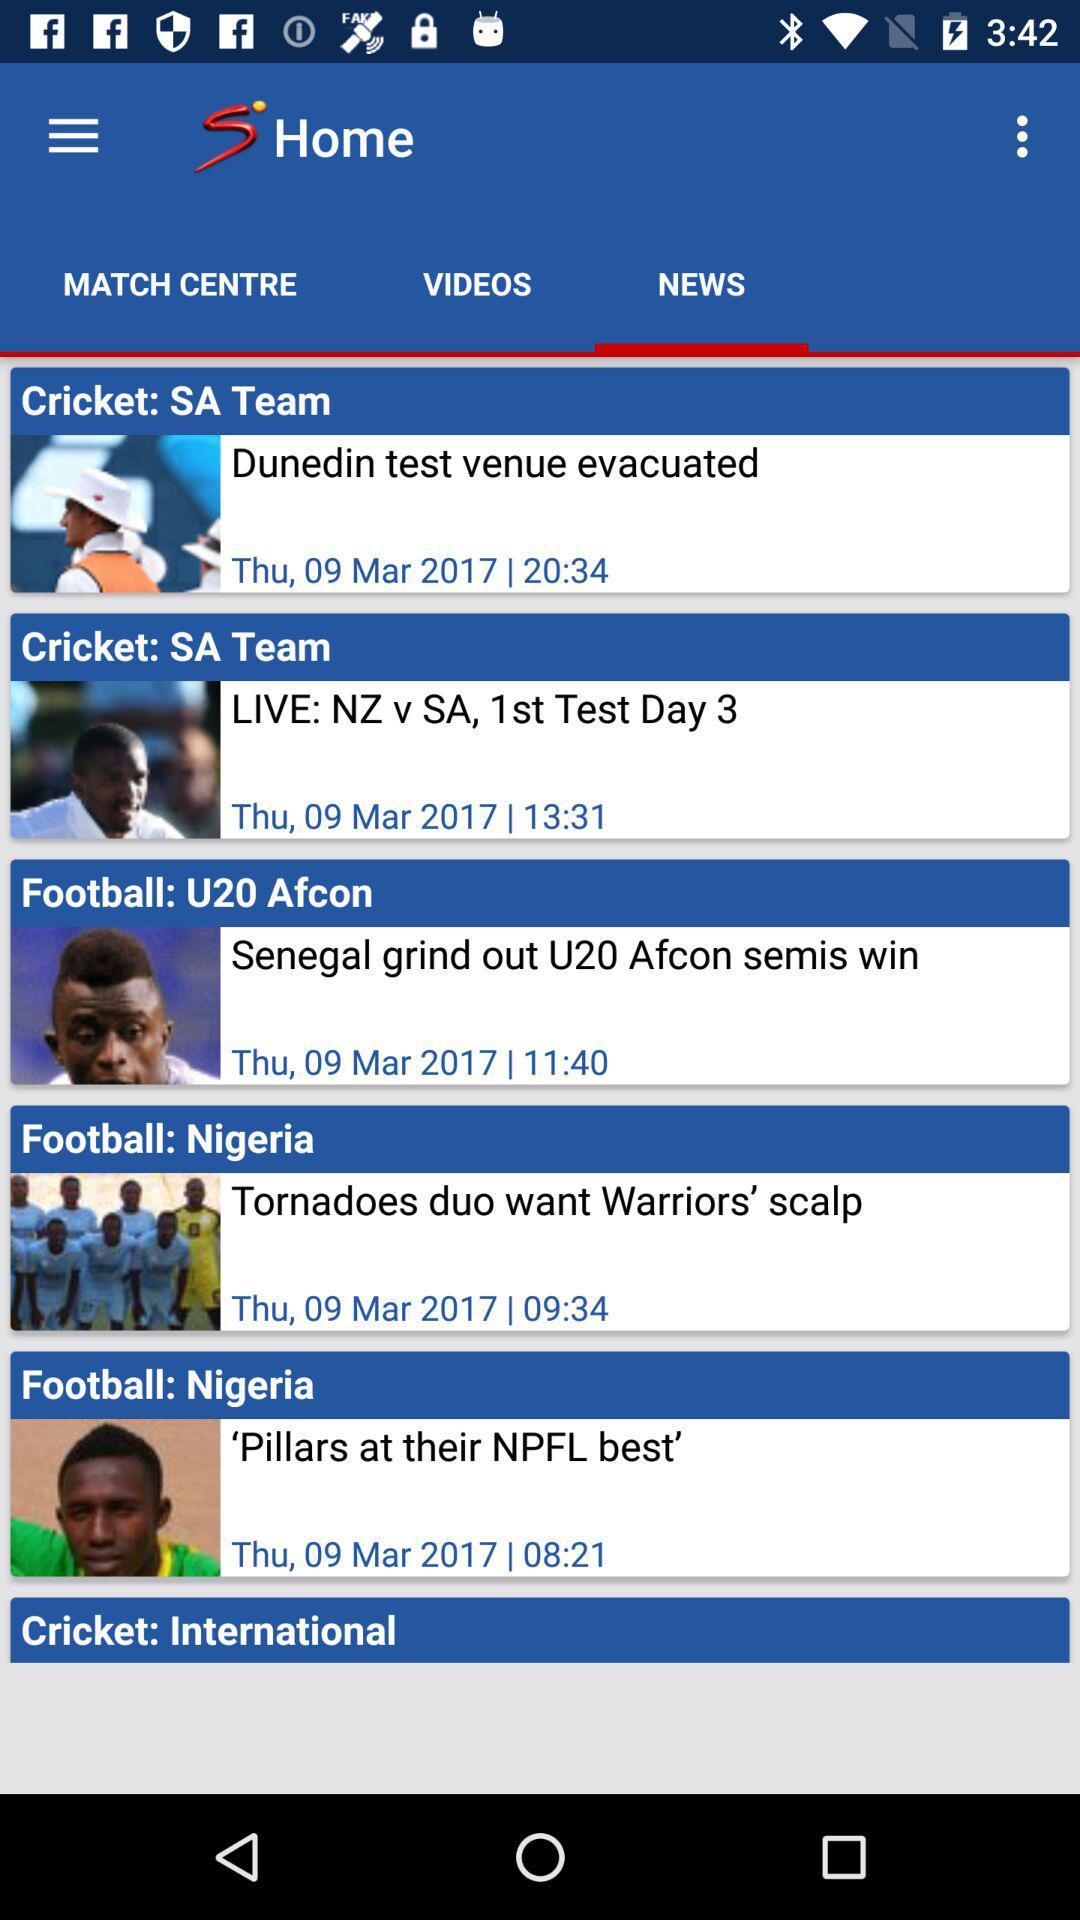 This screenshot has height=1920, width=1080. I want to click on item to the right of the news icon, so click(1027, 135).